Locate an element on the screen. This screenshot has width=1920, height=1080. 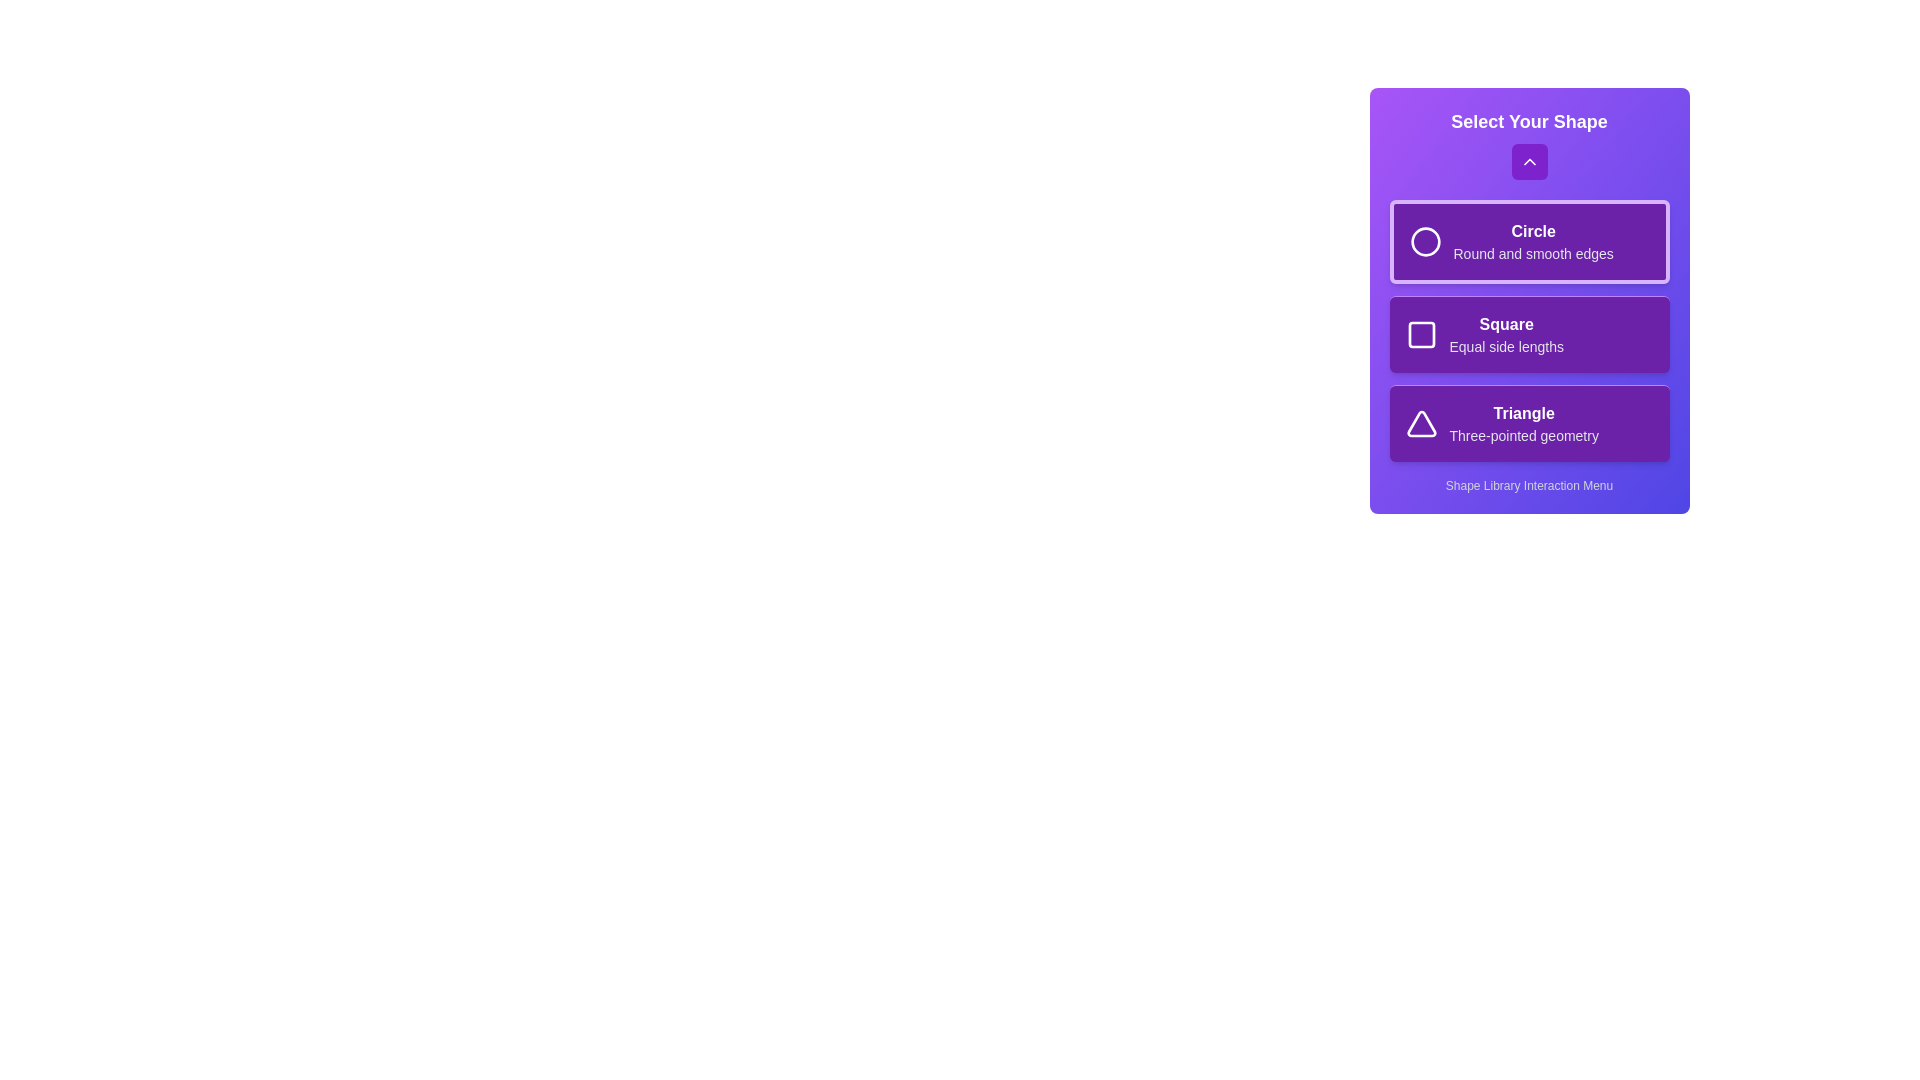
the icon of the shape Triangle is located at coordinates (1420, 423).